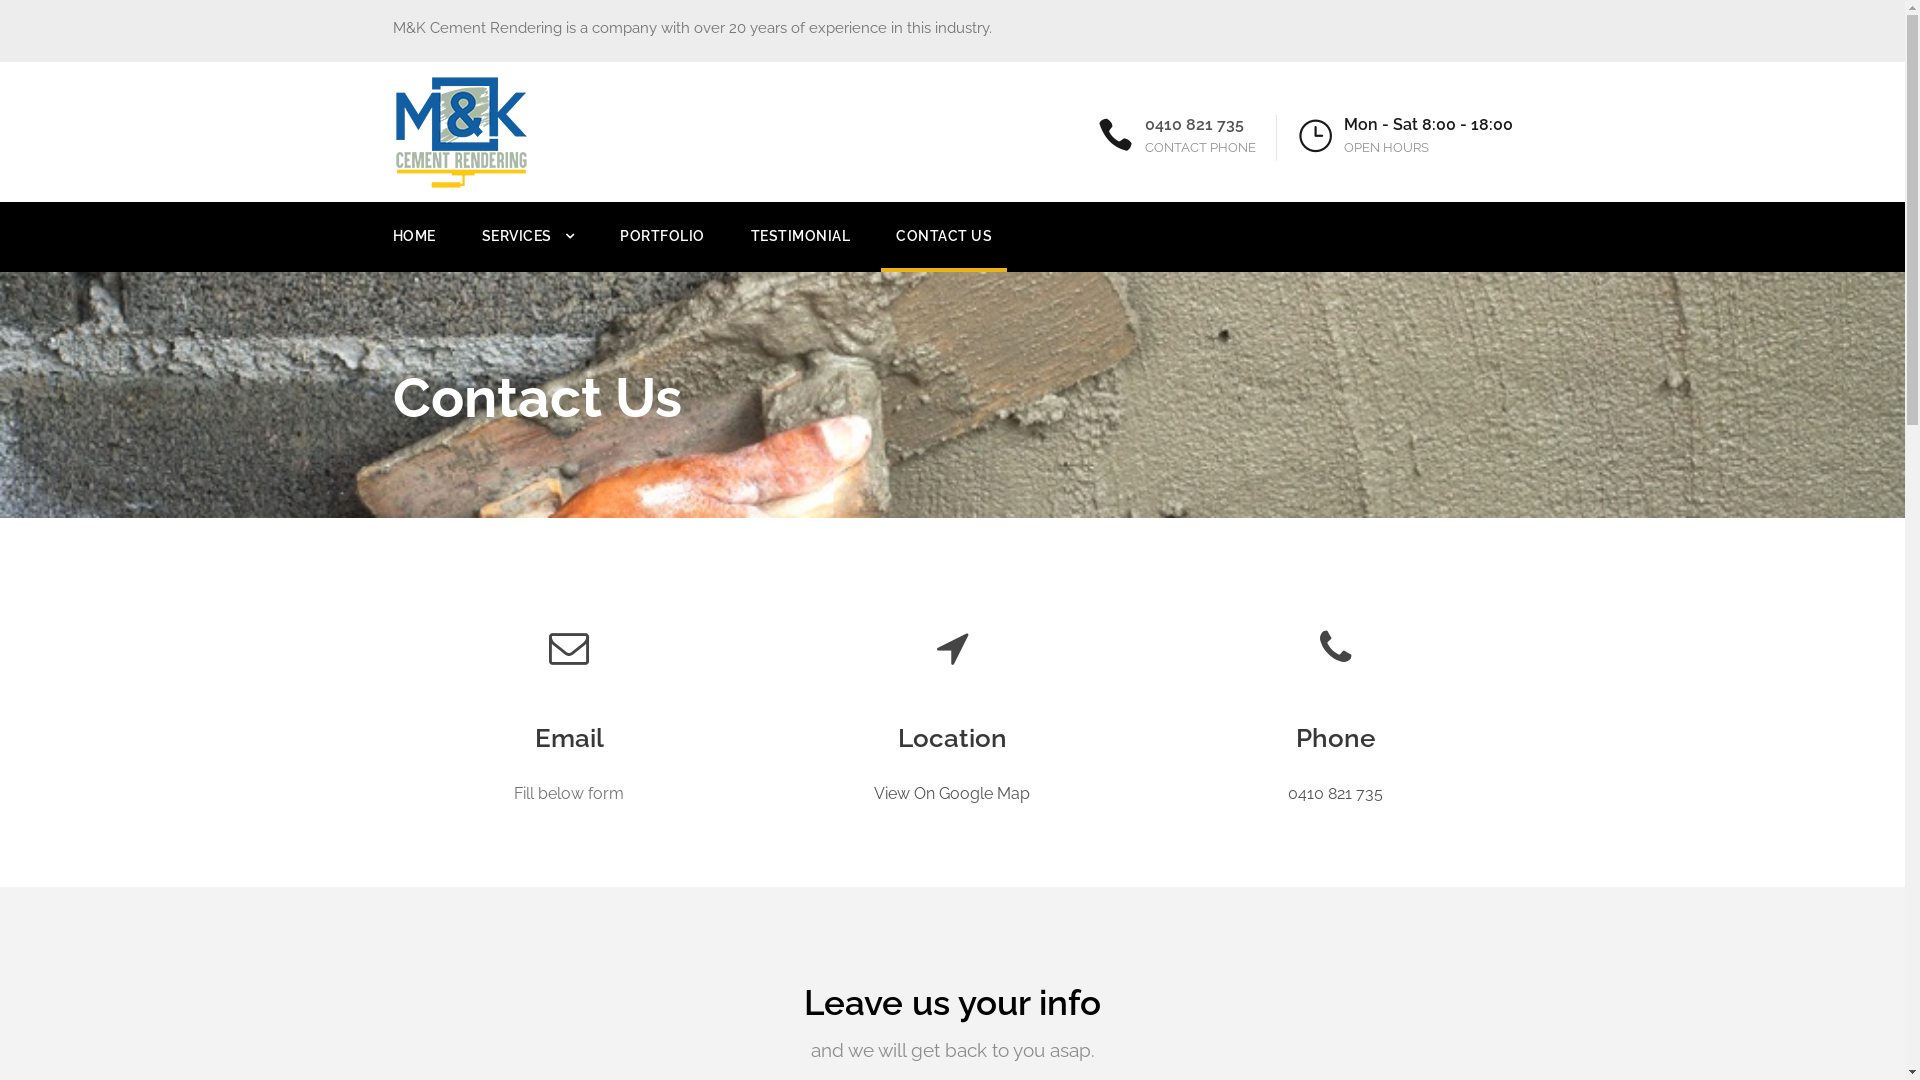 The width and height of the screenshot is (1920, 1080). What do you see at coordinates (528, 247) in the screenshot?
I see `'SERVICES'` at bounding box center [528, 247].